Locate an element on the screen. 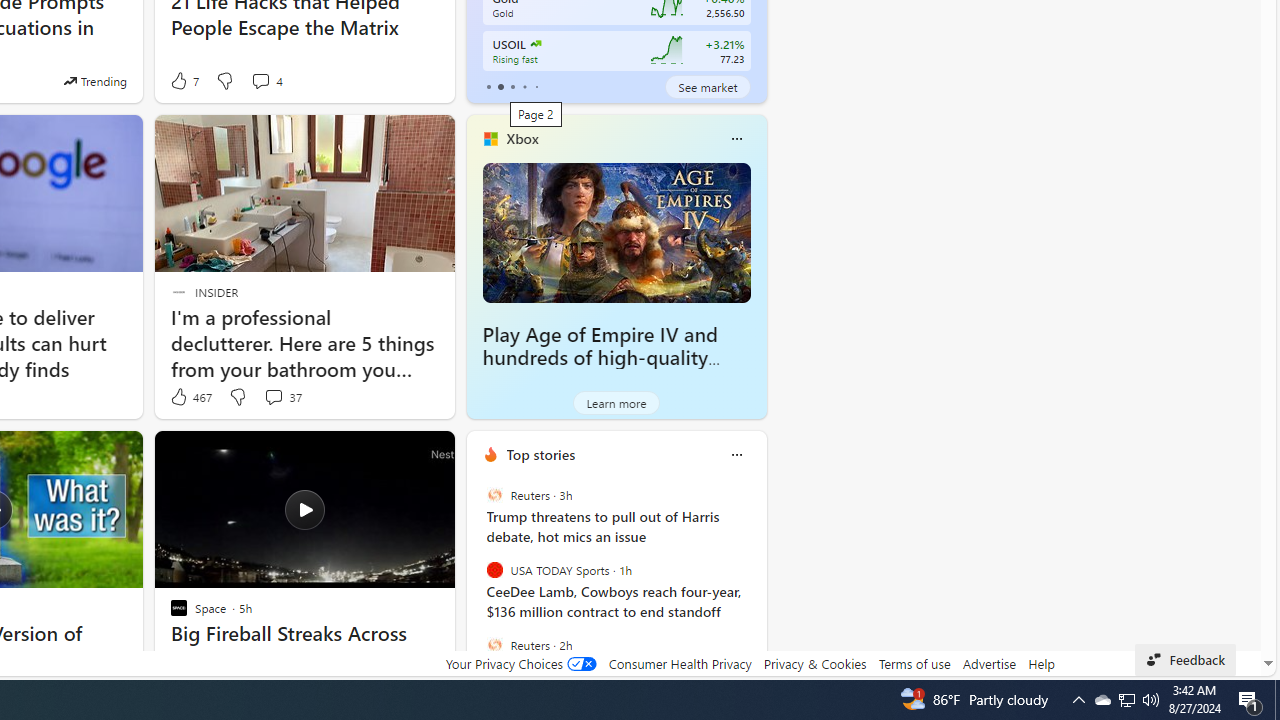 The image size is (1280, 720). 'View comments 37 Comment' is located at coordinates (272, 397).